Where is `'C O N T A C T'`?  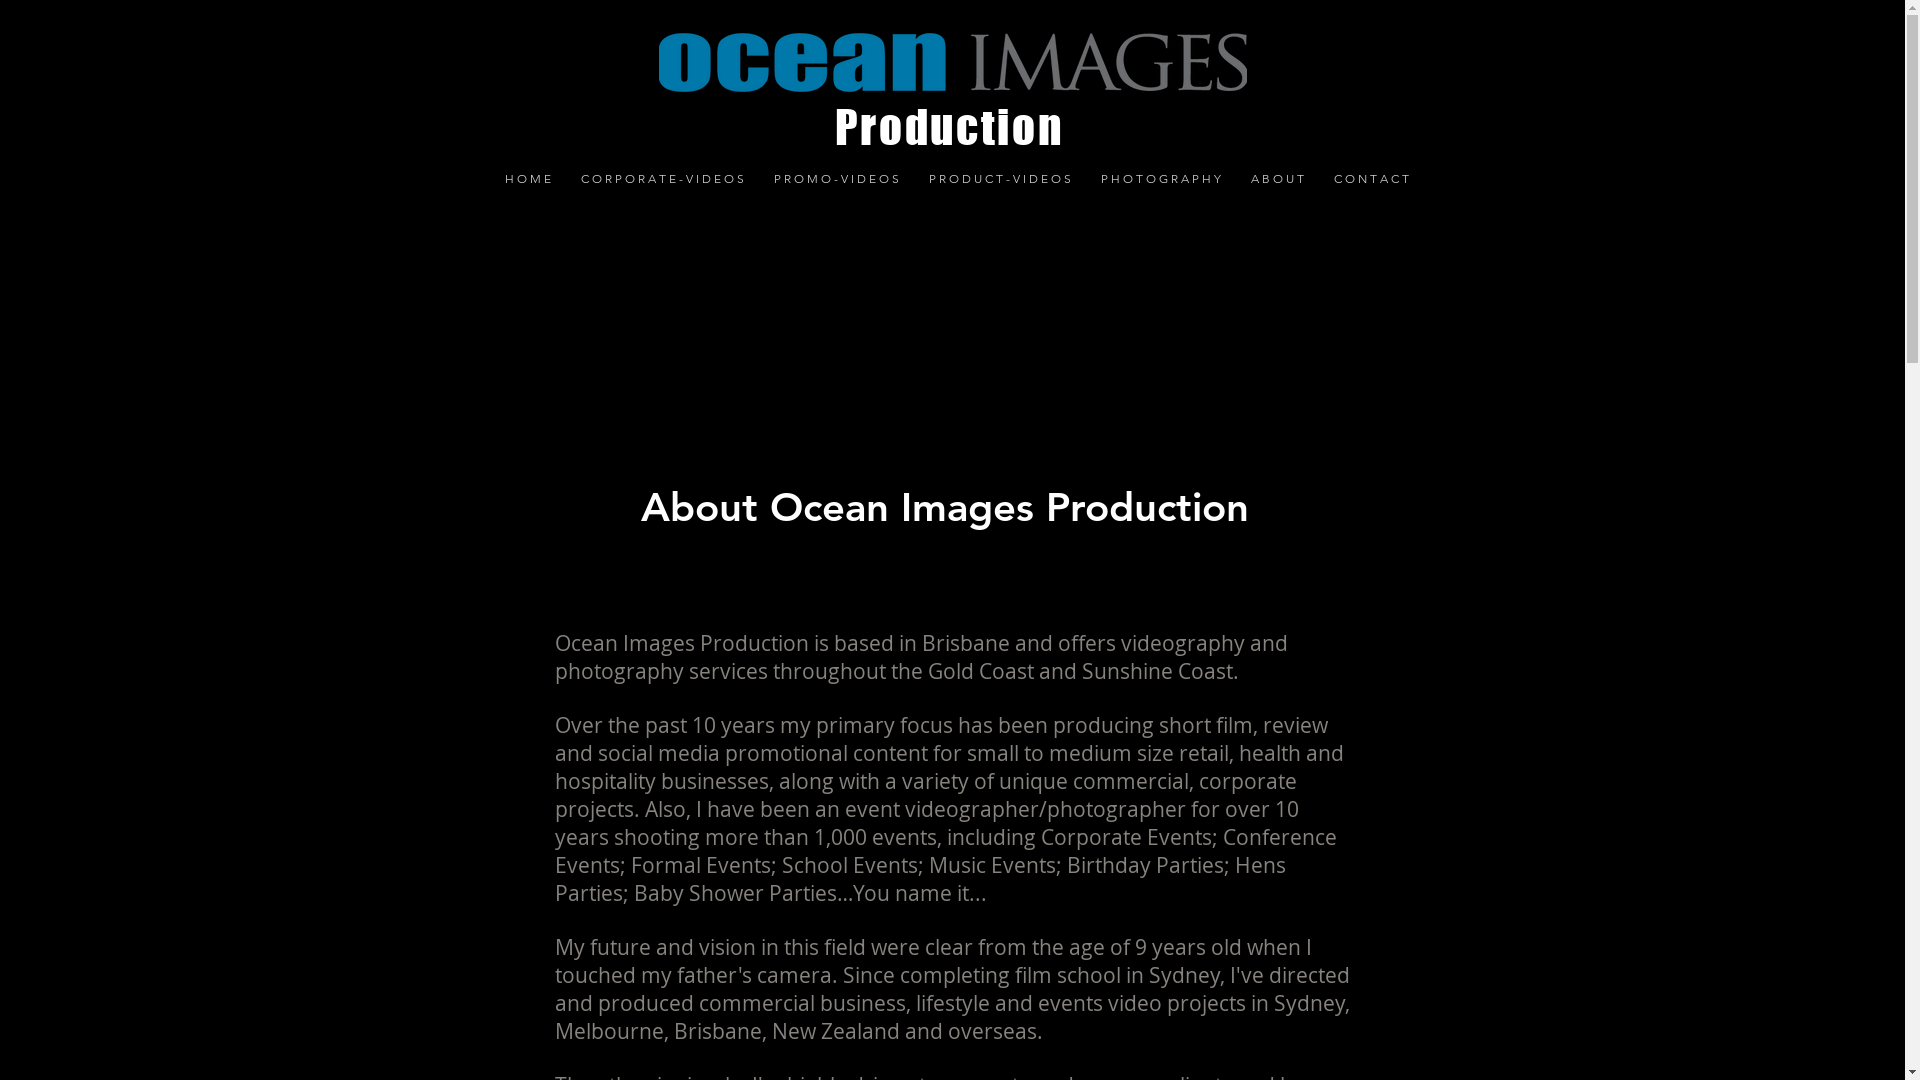 'C O N T A C T' is located at coordinates (1318, 177).